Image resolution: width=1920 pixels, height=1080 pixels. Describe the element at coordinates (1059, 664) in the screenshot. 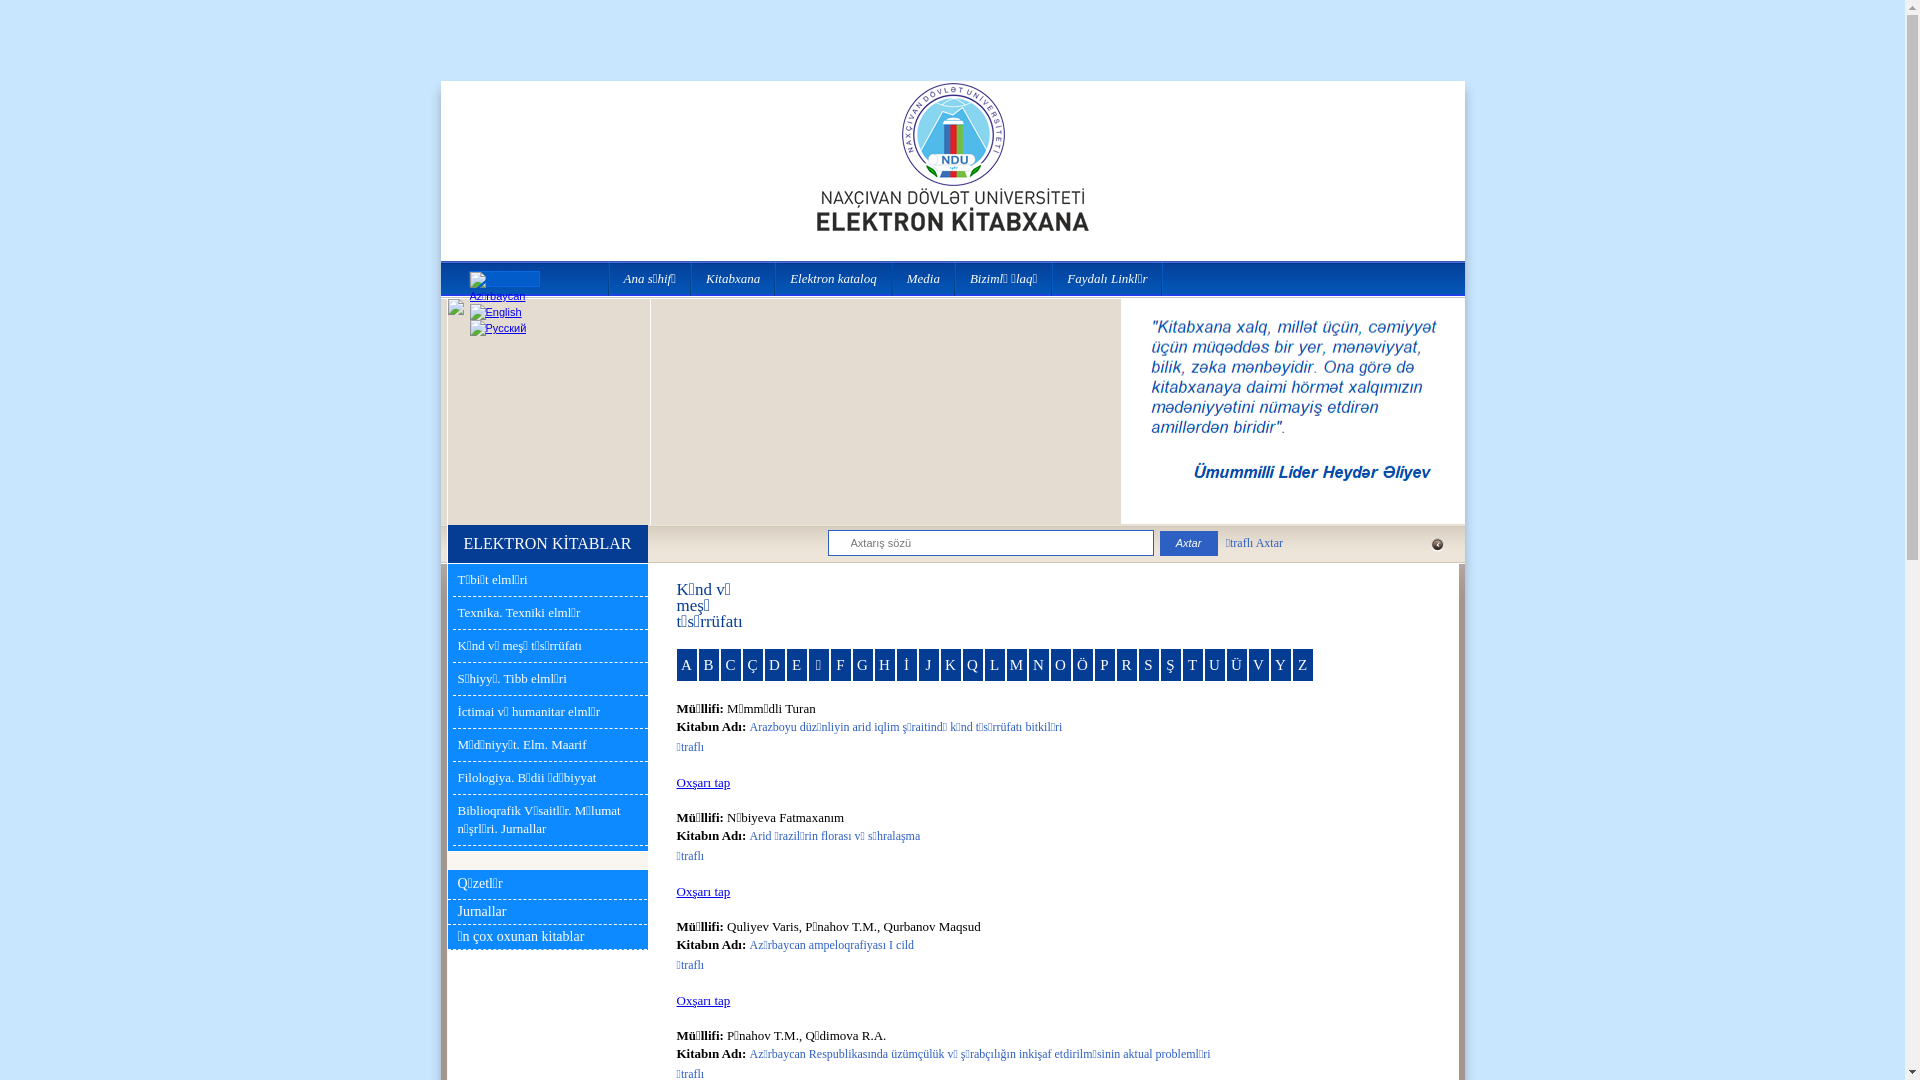

I see `'O'` at that location.